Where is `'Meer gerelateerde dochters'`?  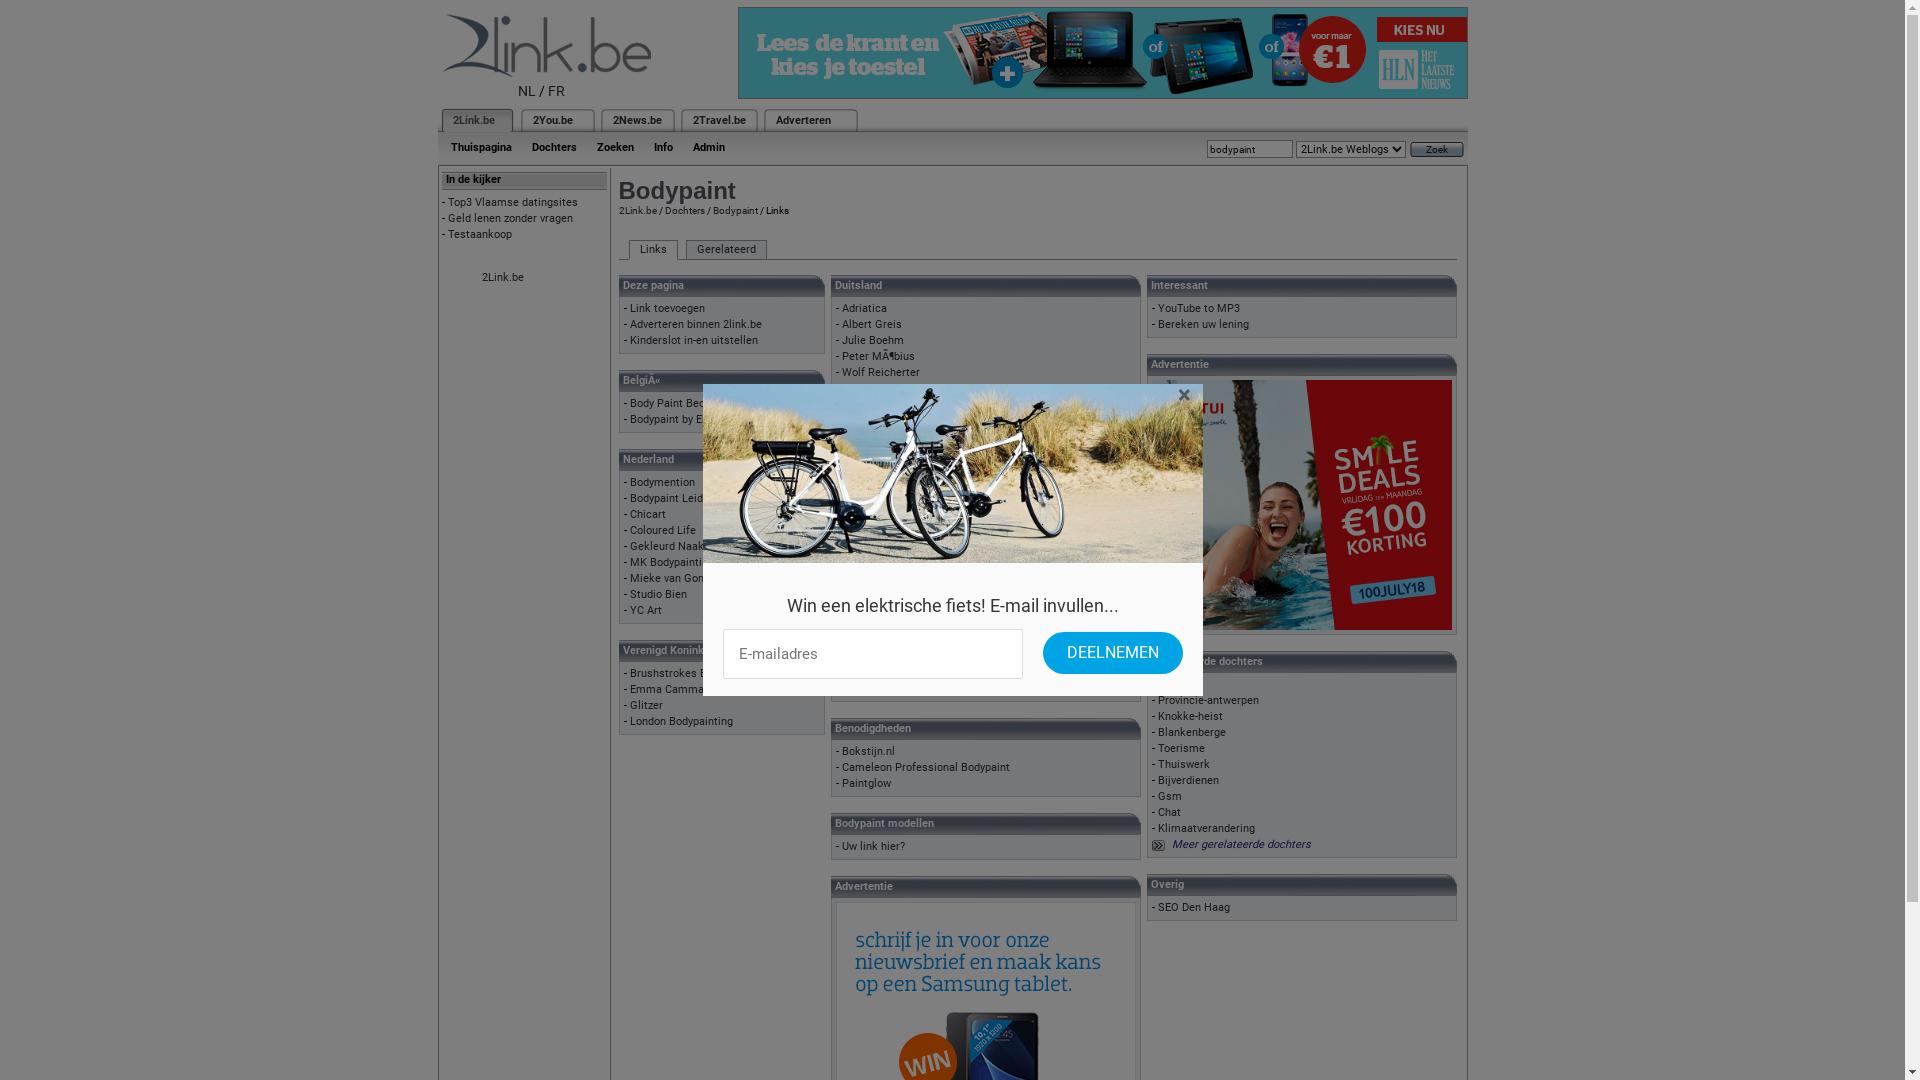
'Meer gerelateerde dochters' is located at coordinates (1240, 844).